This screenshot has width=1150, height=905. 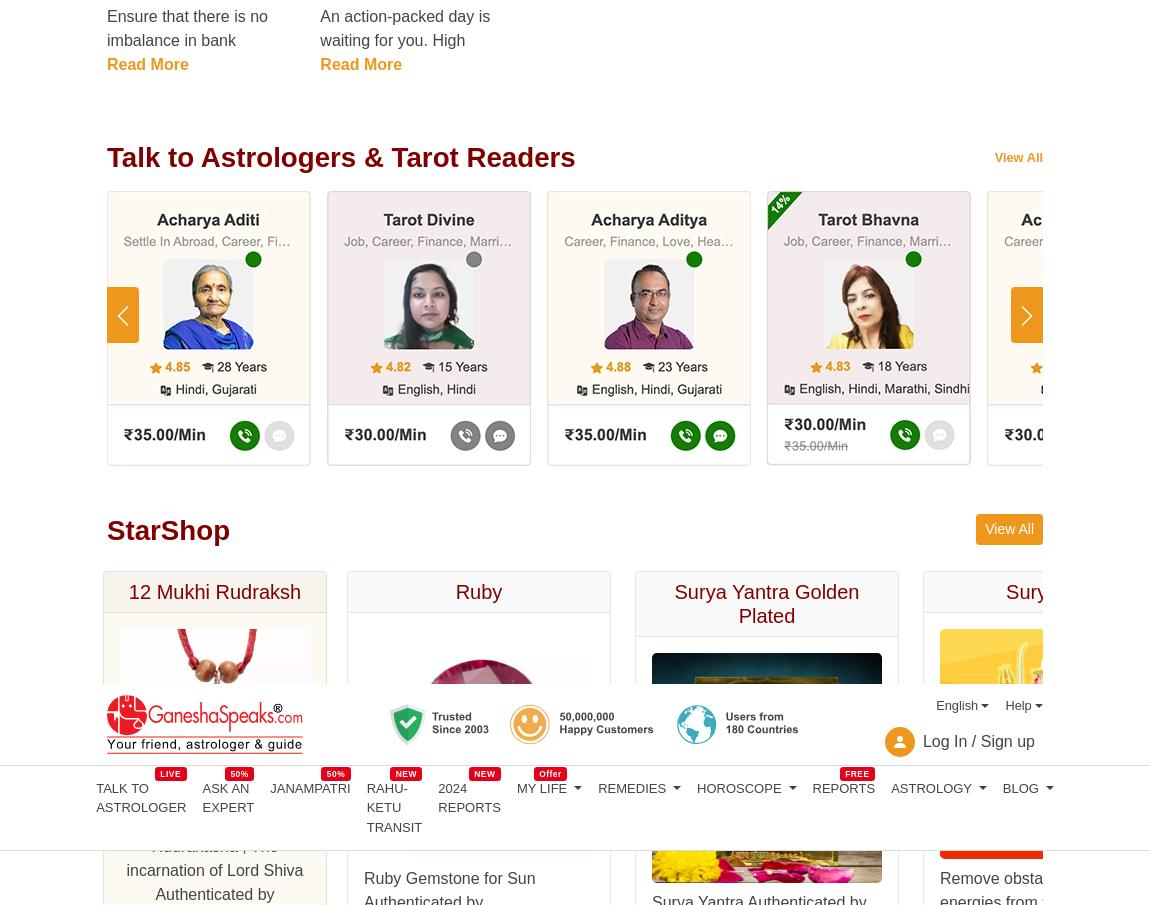 I want to click on 'Leo', so click(x=118, y=807).